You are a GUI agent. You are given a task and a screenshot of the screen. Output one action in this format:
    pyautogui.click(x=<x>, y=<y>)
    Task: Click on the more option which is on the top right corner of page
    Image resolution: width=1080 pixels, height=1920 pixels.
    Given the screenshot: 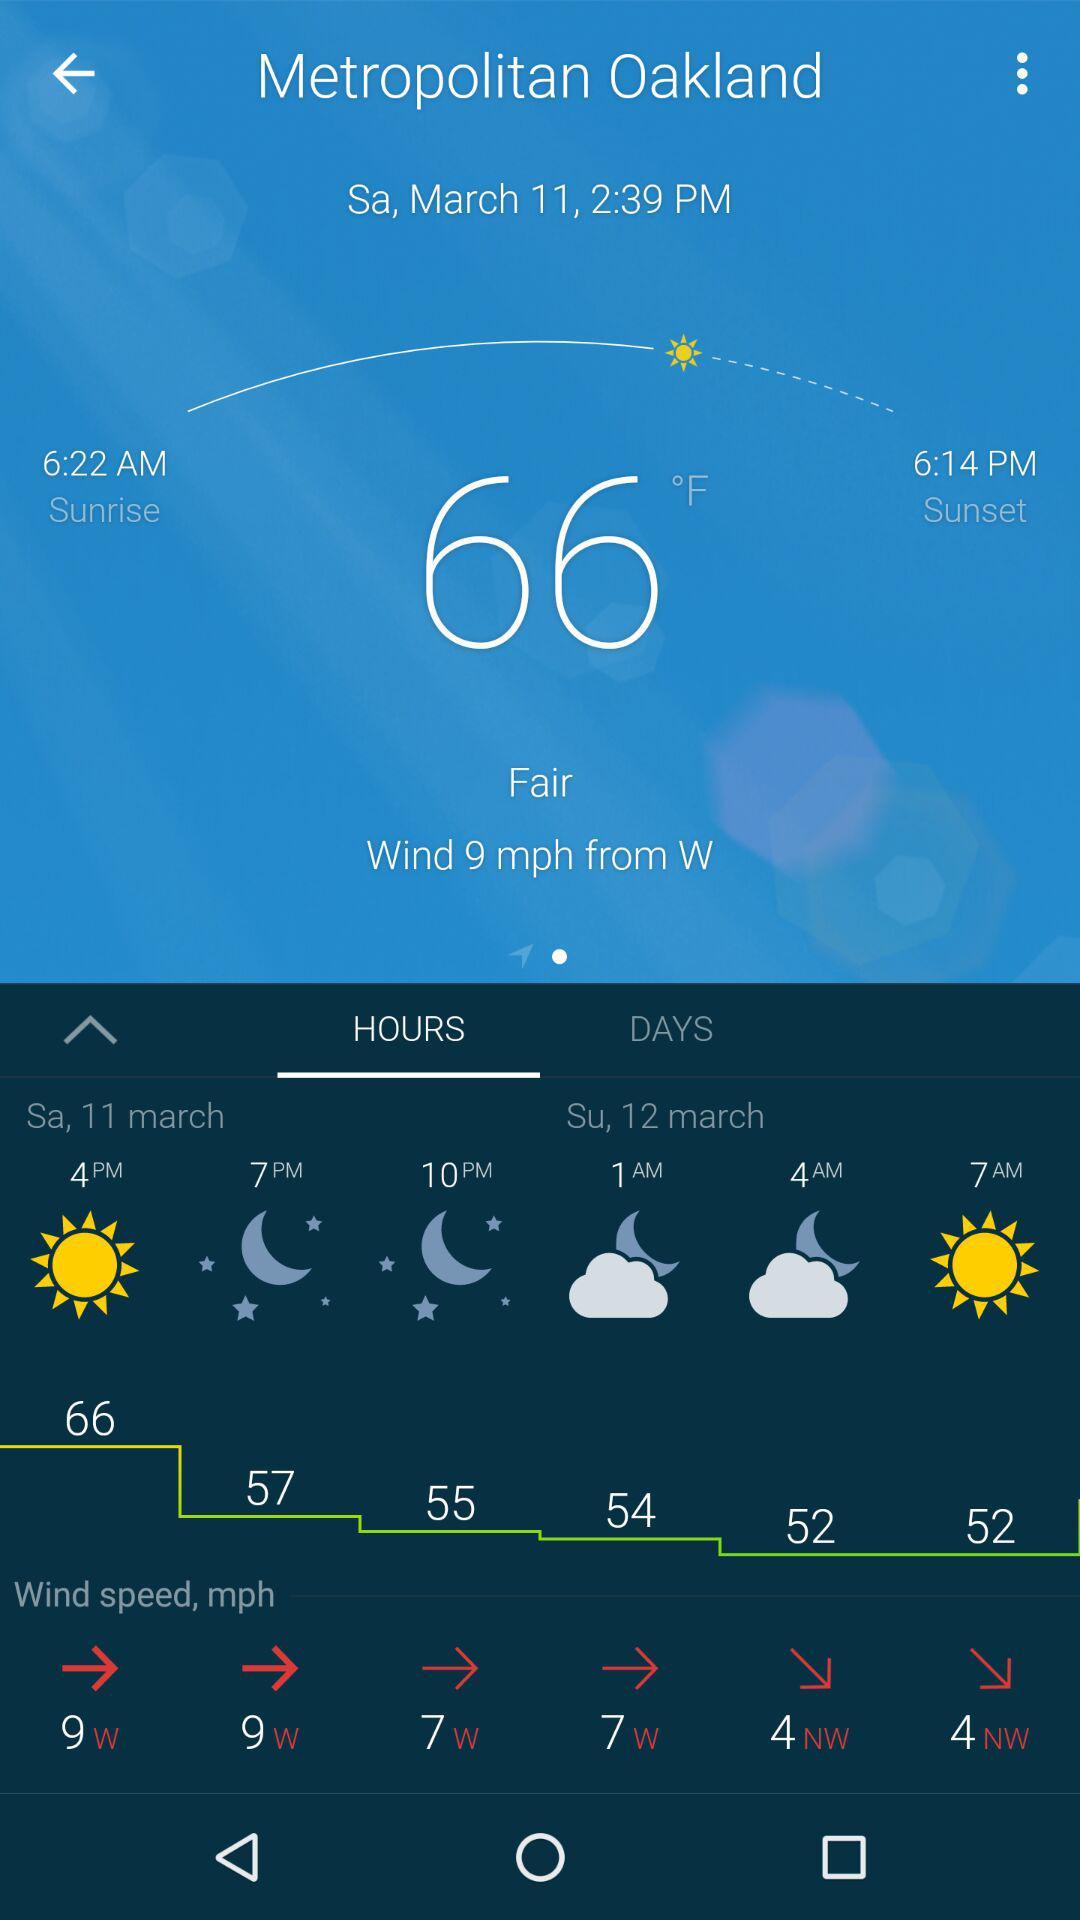 What is the action you would take?
    pyautogui.click(x=1027, y=73)
    